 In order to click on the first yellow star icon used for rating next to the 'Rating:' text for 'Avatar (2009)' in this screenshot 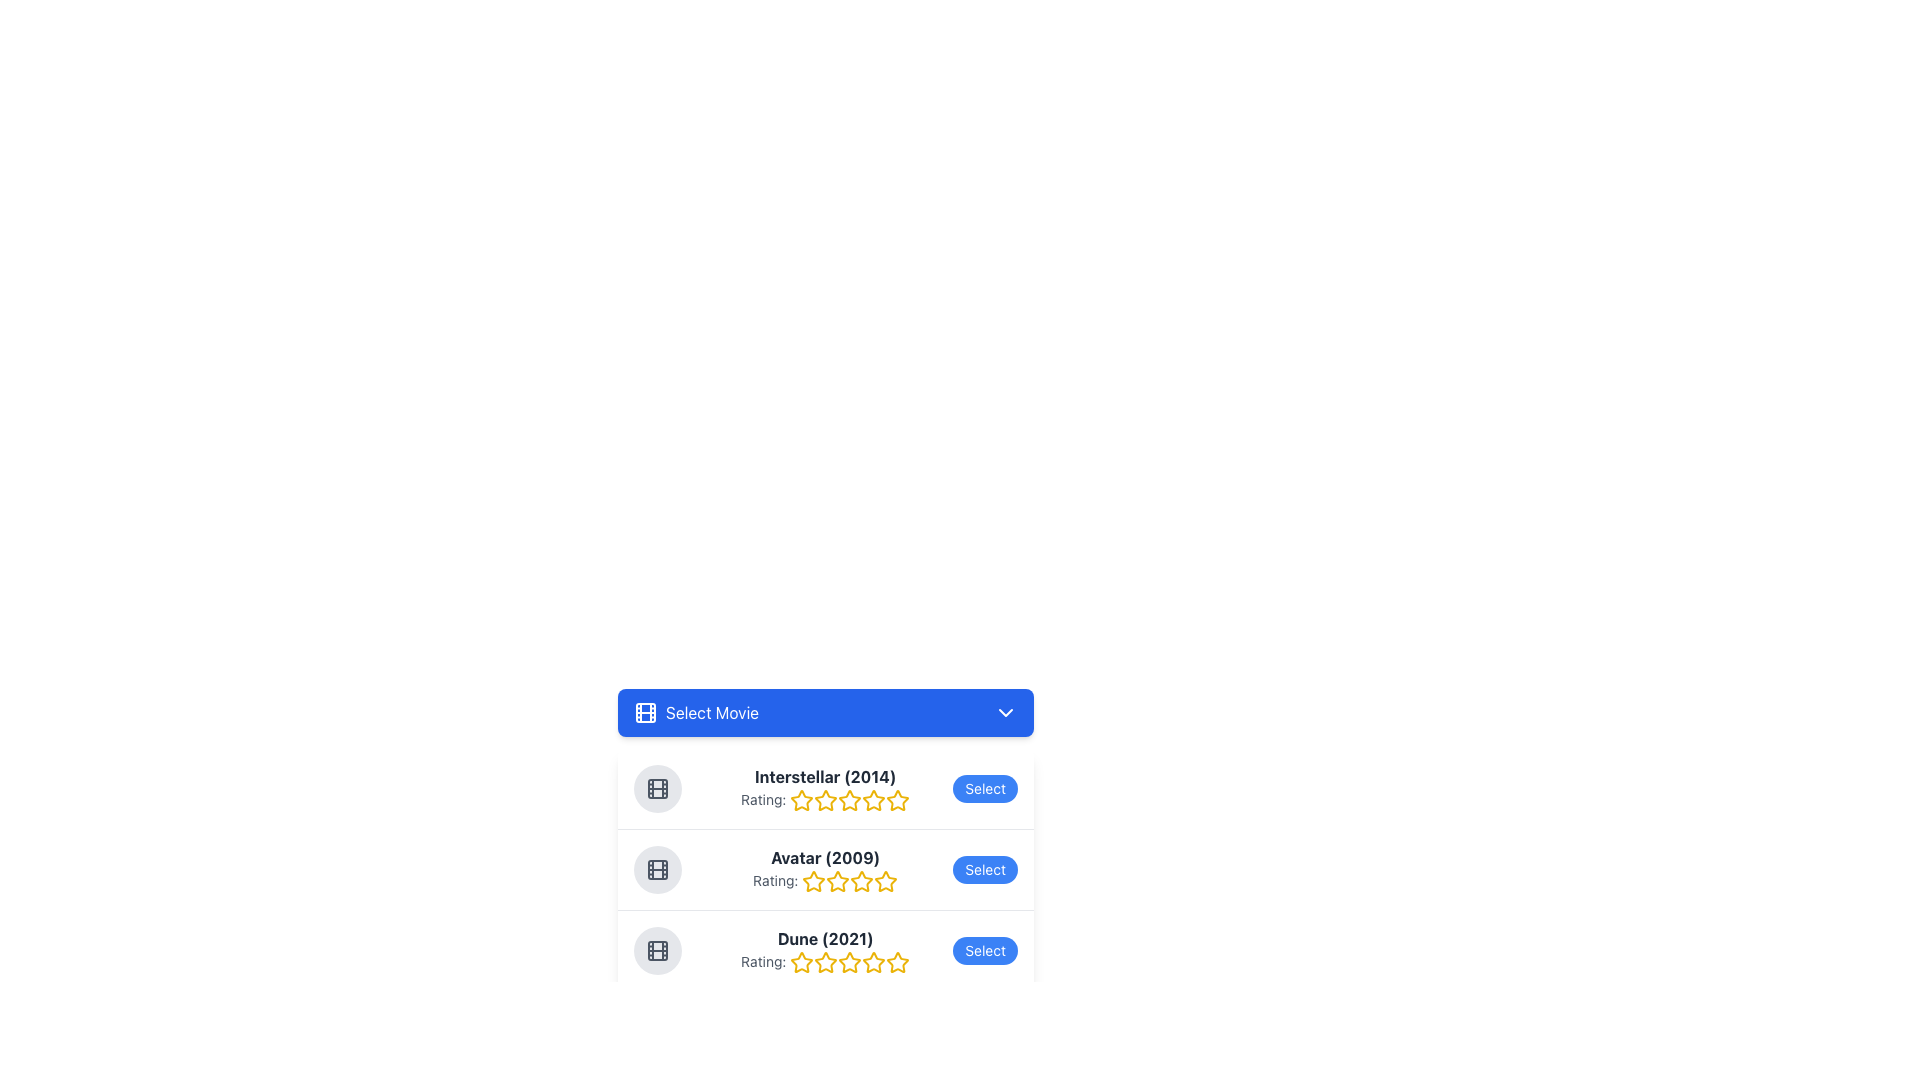, I will do `click(814, 881)`.